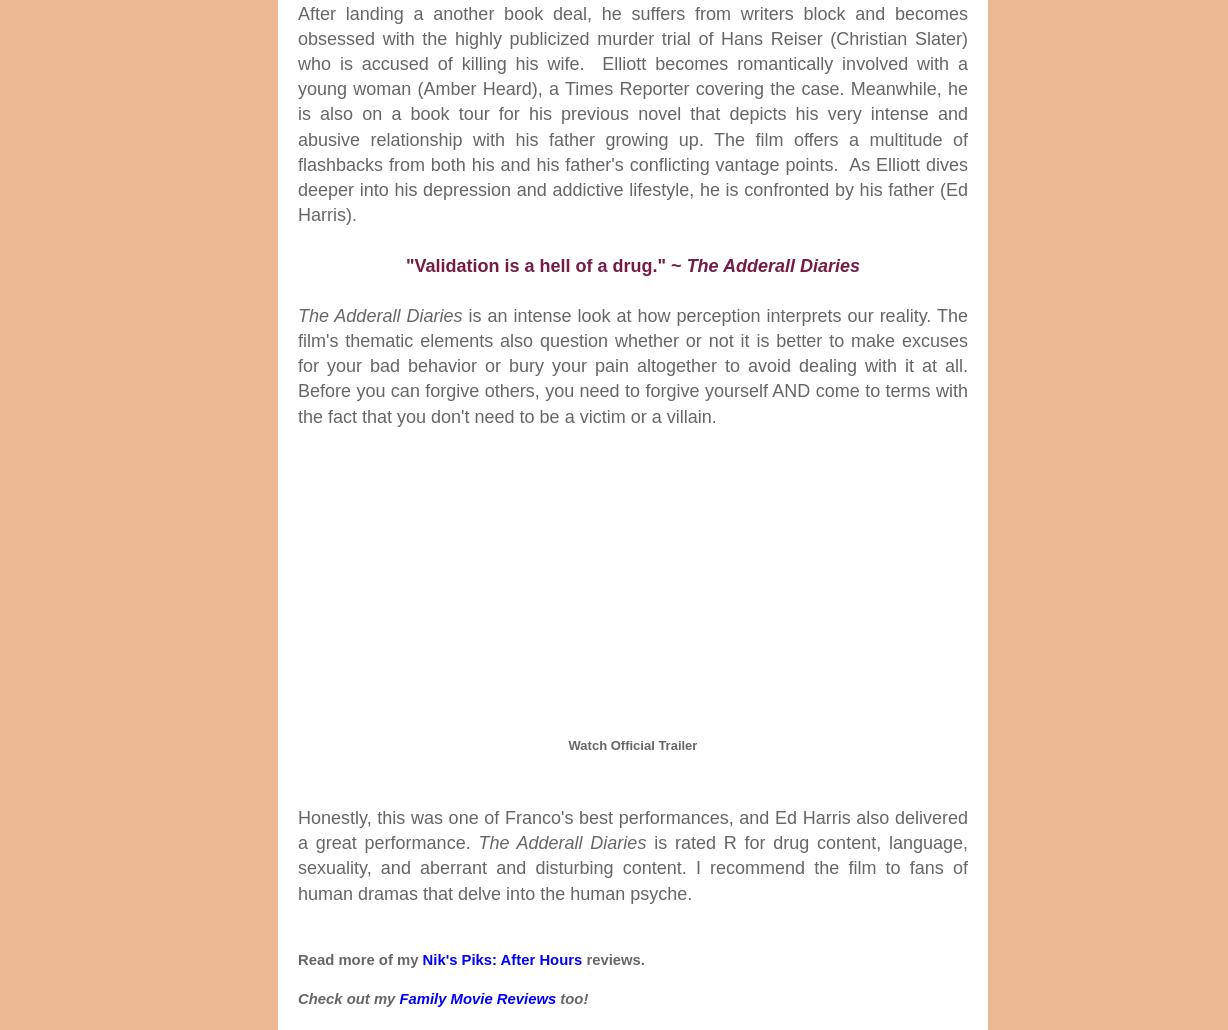 This screenshot has height=1030, width=1228. I want to click on 'Nik's Piks: After Hours', so click(501, 958).